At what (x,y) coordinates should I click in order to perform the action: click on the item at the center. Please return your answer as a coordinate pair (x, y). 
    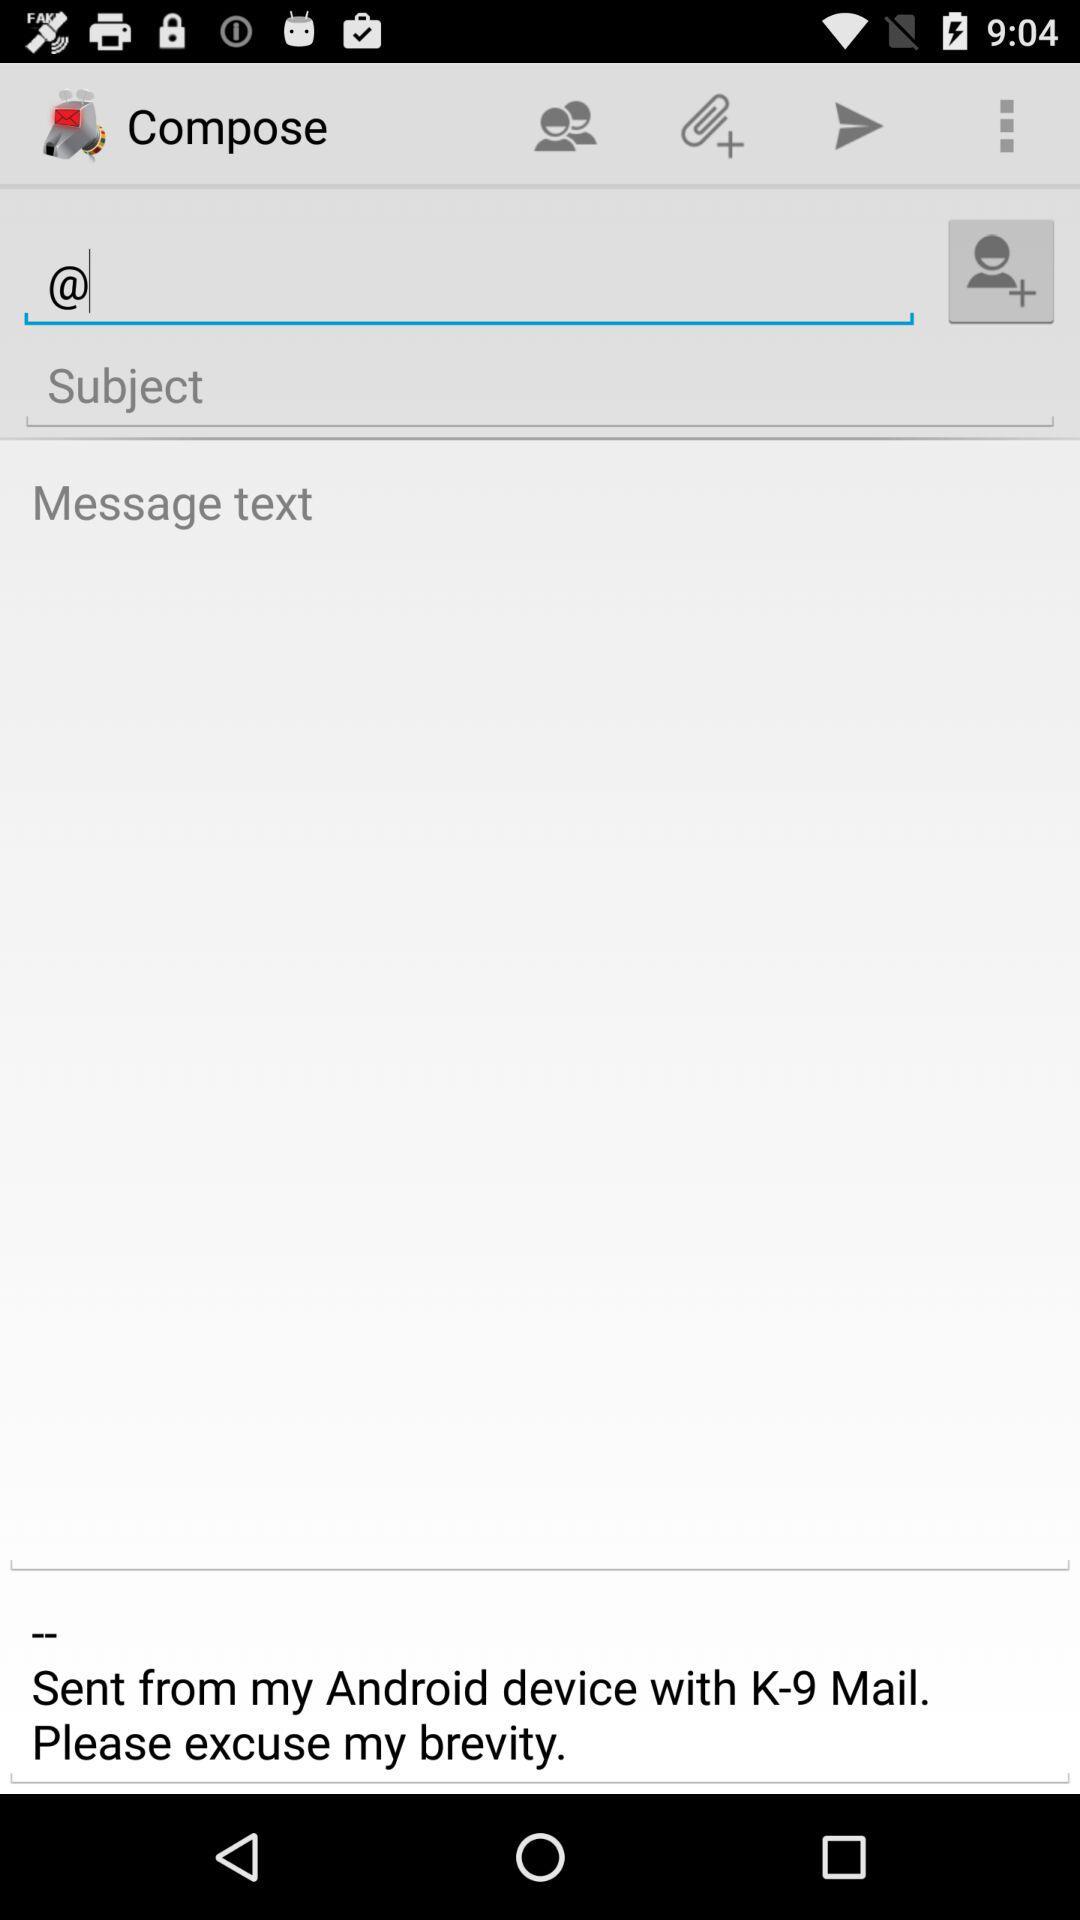
    Looking at the image, I should click on (540, 1015).